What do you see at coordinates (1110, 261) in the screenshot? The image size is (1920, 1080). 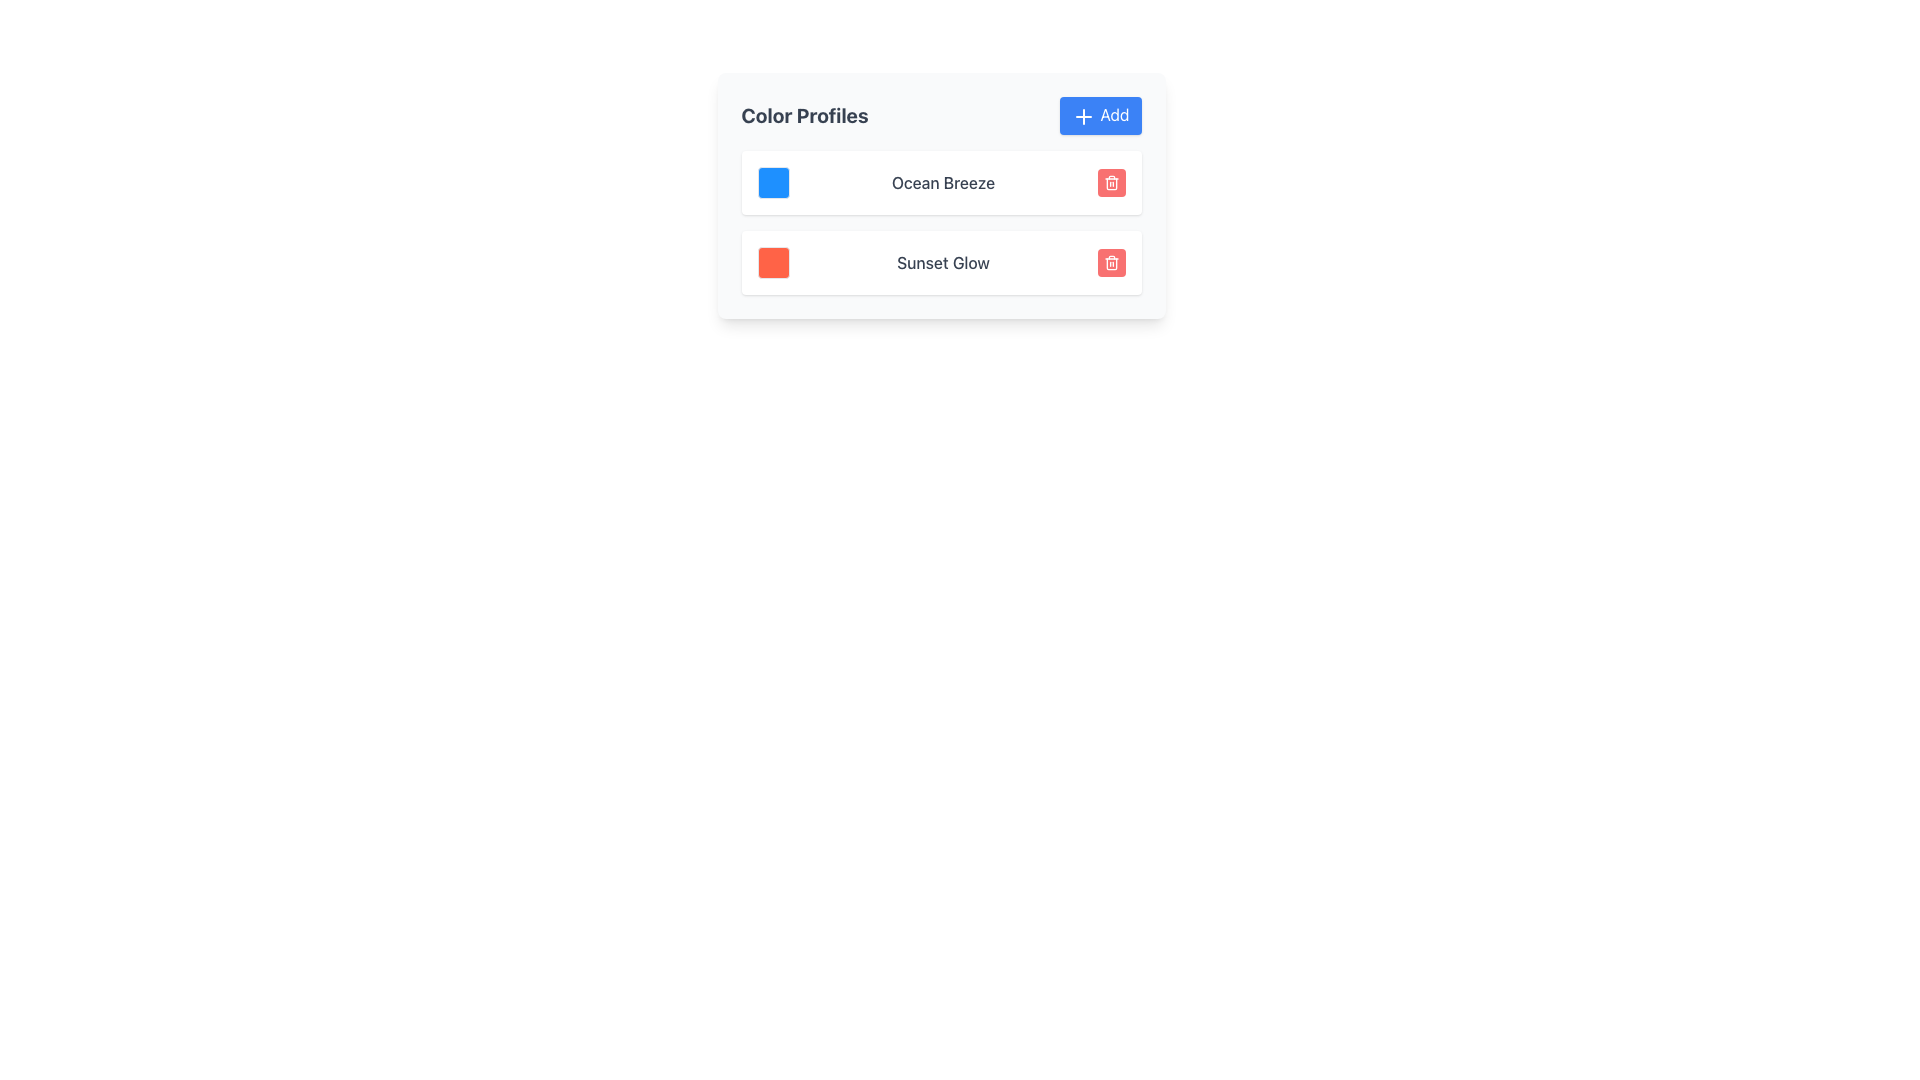 I see `the delete button associated with the 'Sunset Glow' color profile located to the right of its row in the list` at bounding box center [1110, 261].